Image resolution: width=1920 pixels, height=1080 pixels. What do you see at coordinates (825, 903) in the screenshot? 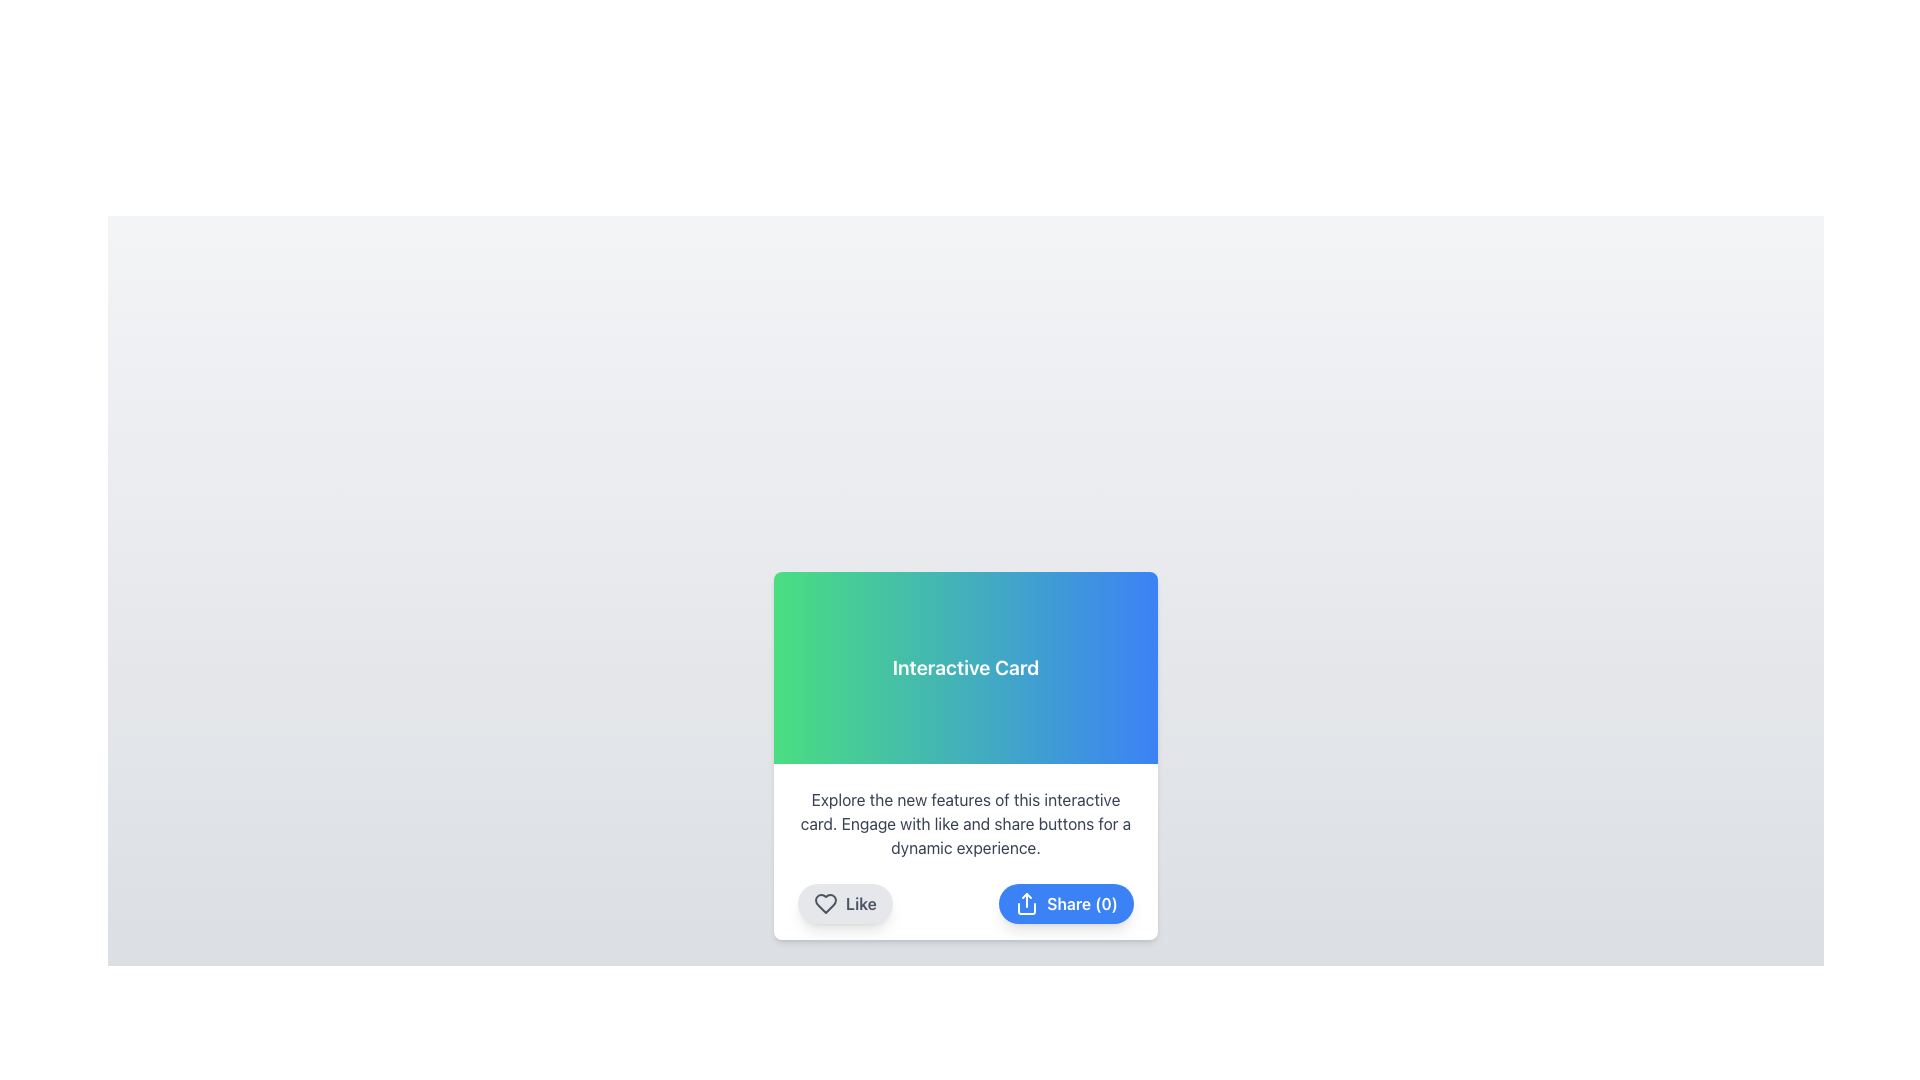
I see `the heart-shaped icon with a thin black outline located to the left of the 'Like' button in the bottom-left corner of the card` at bounding box center [825, 903].